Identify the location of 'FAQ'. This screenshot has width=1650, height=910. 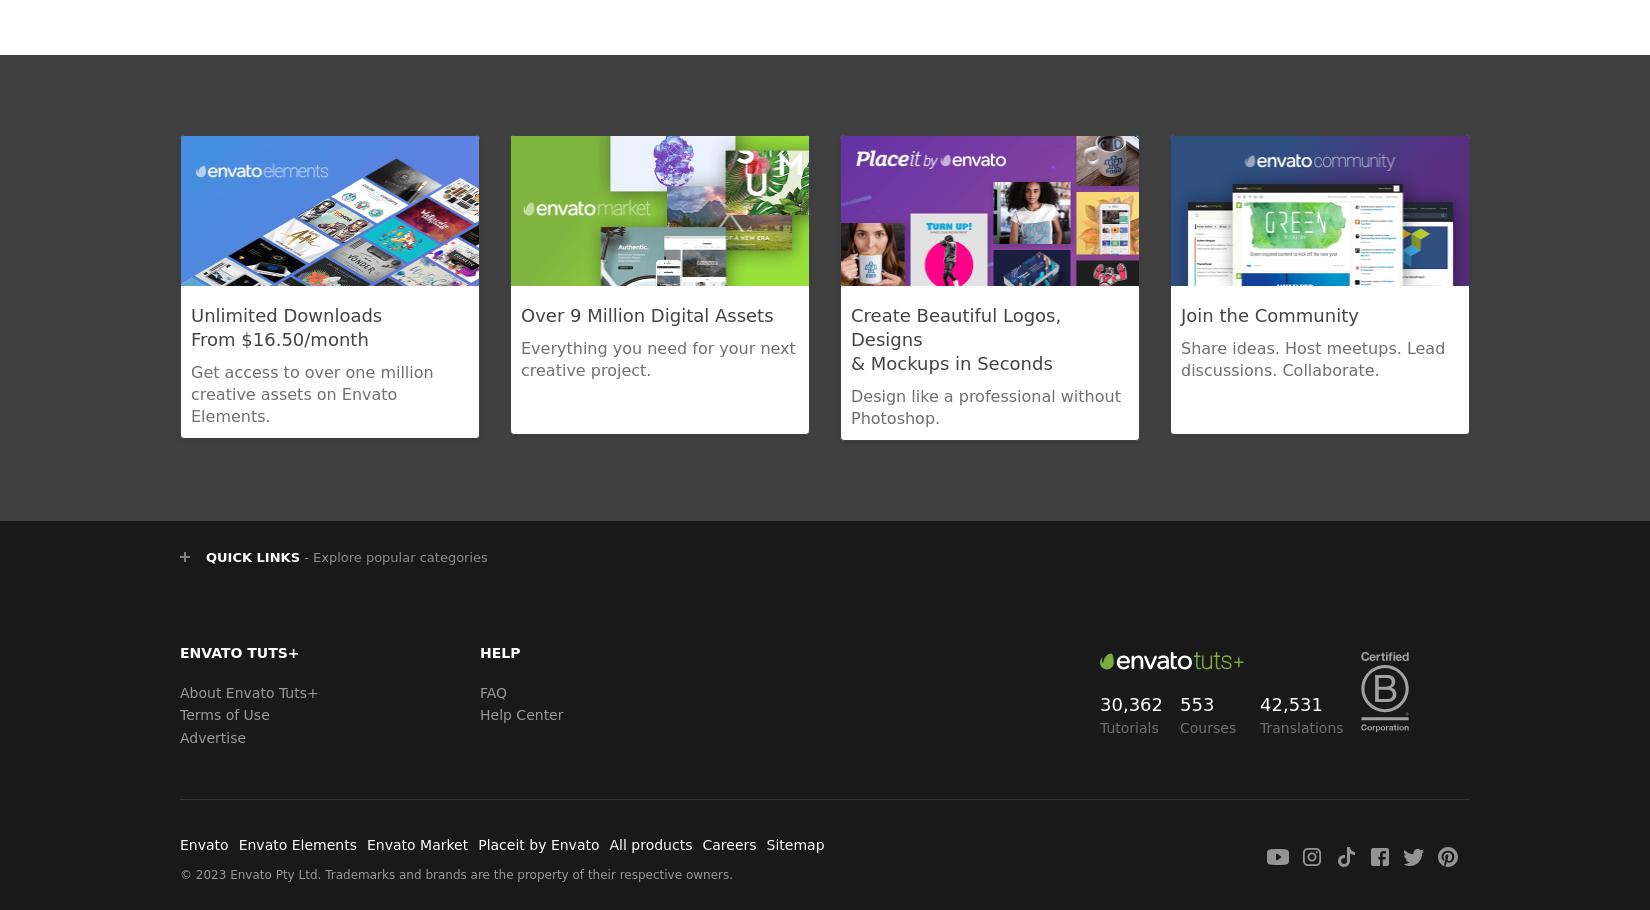
(478, 691).